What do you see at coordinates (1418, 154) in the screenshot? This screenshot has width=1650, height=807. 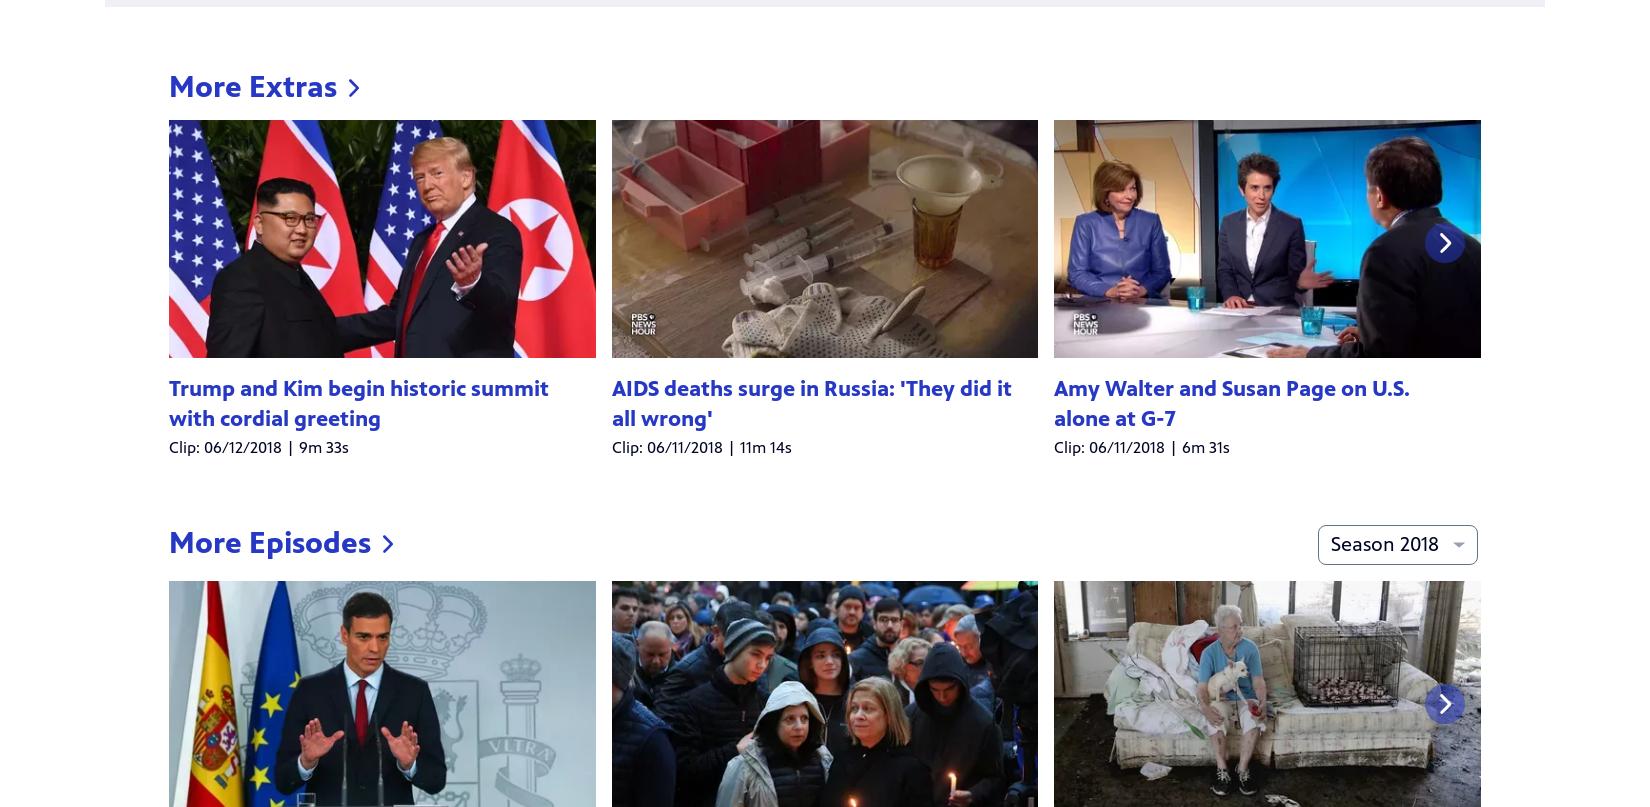 I see `'Season 2023'` at bounding box center [1418, 154].